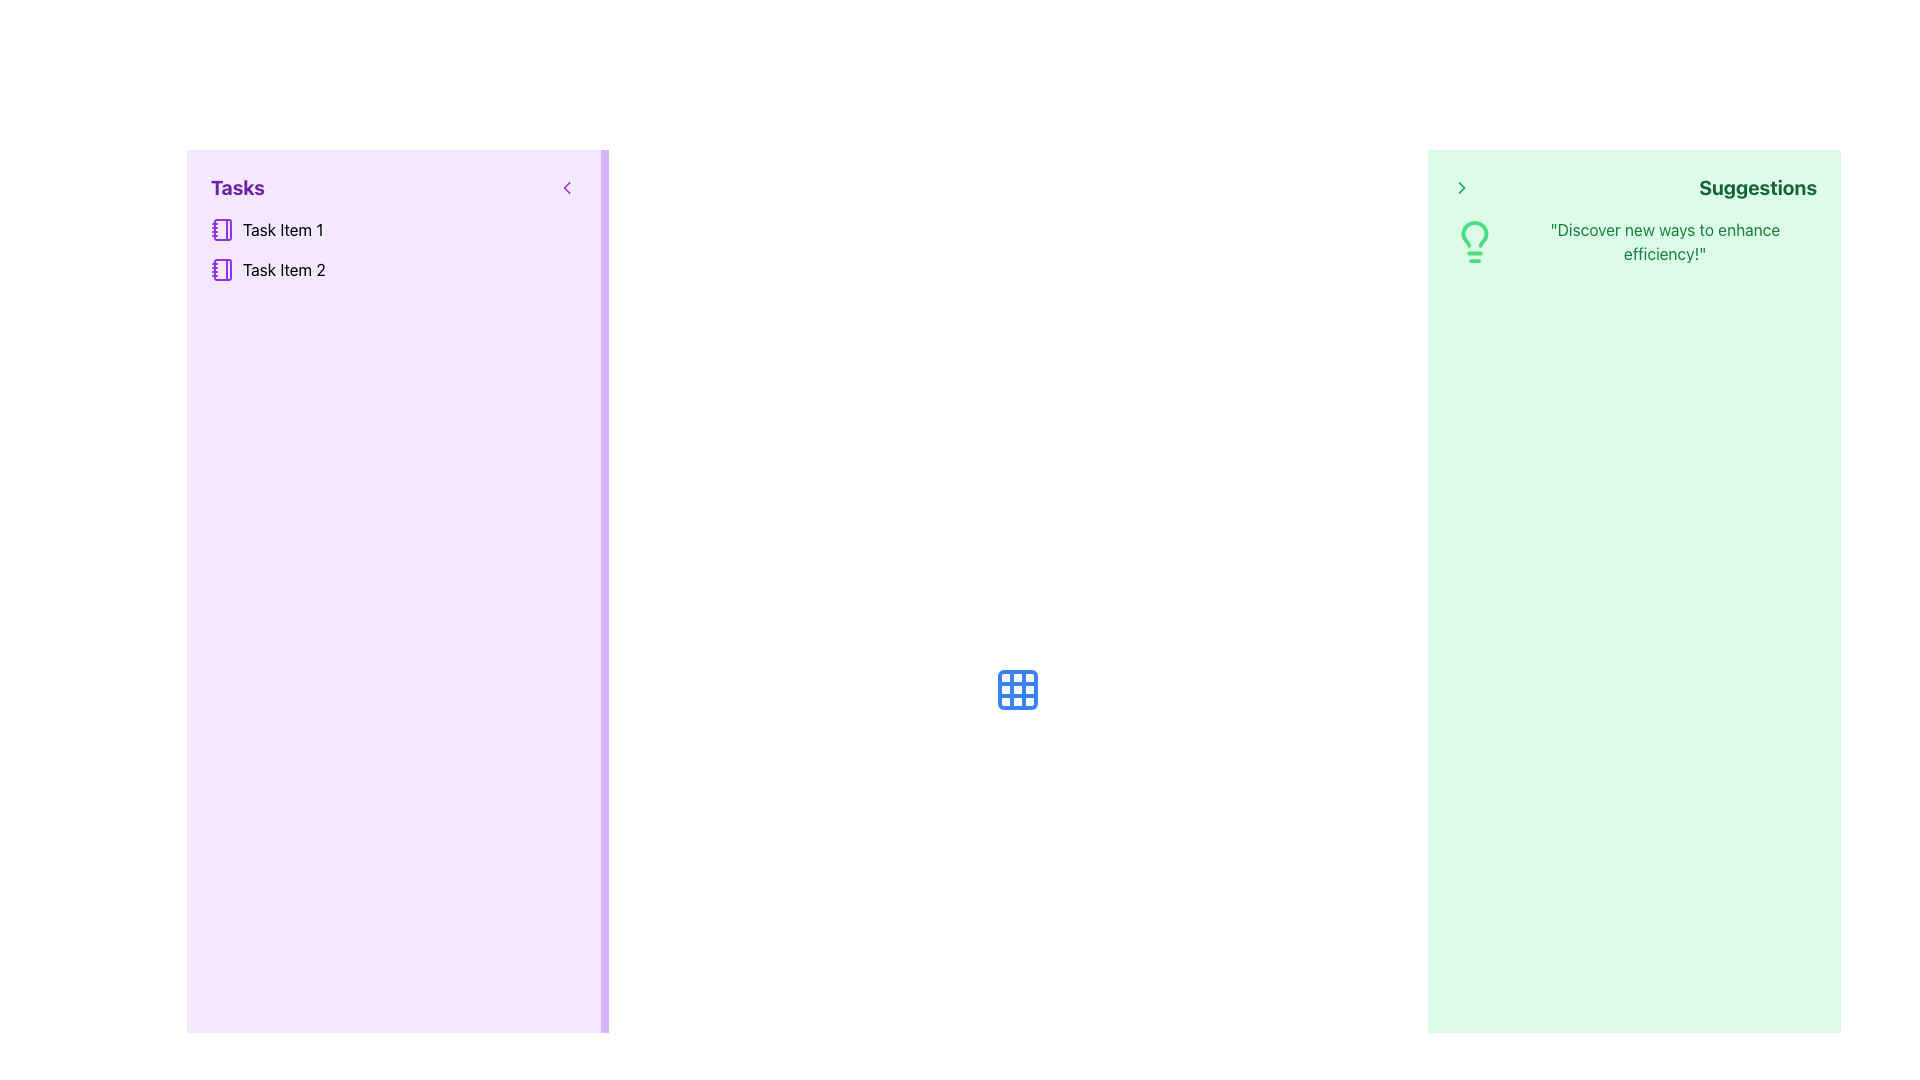 Image resolution: width=1920 pixels, height=1080 pixels. I want to click on the central navigation icon located between the 'Tasks' purple panel and the 'Suggestions' green panel, so click(1017, 689).